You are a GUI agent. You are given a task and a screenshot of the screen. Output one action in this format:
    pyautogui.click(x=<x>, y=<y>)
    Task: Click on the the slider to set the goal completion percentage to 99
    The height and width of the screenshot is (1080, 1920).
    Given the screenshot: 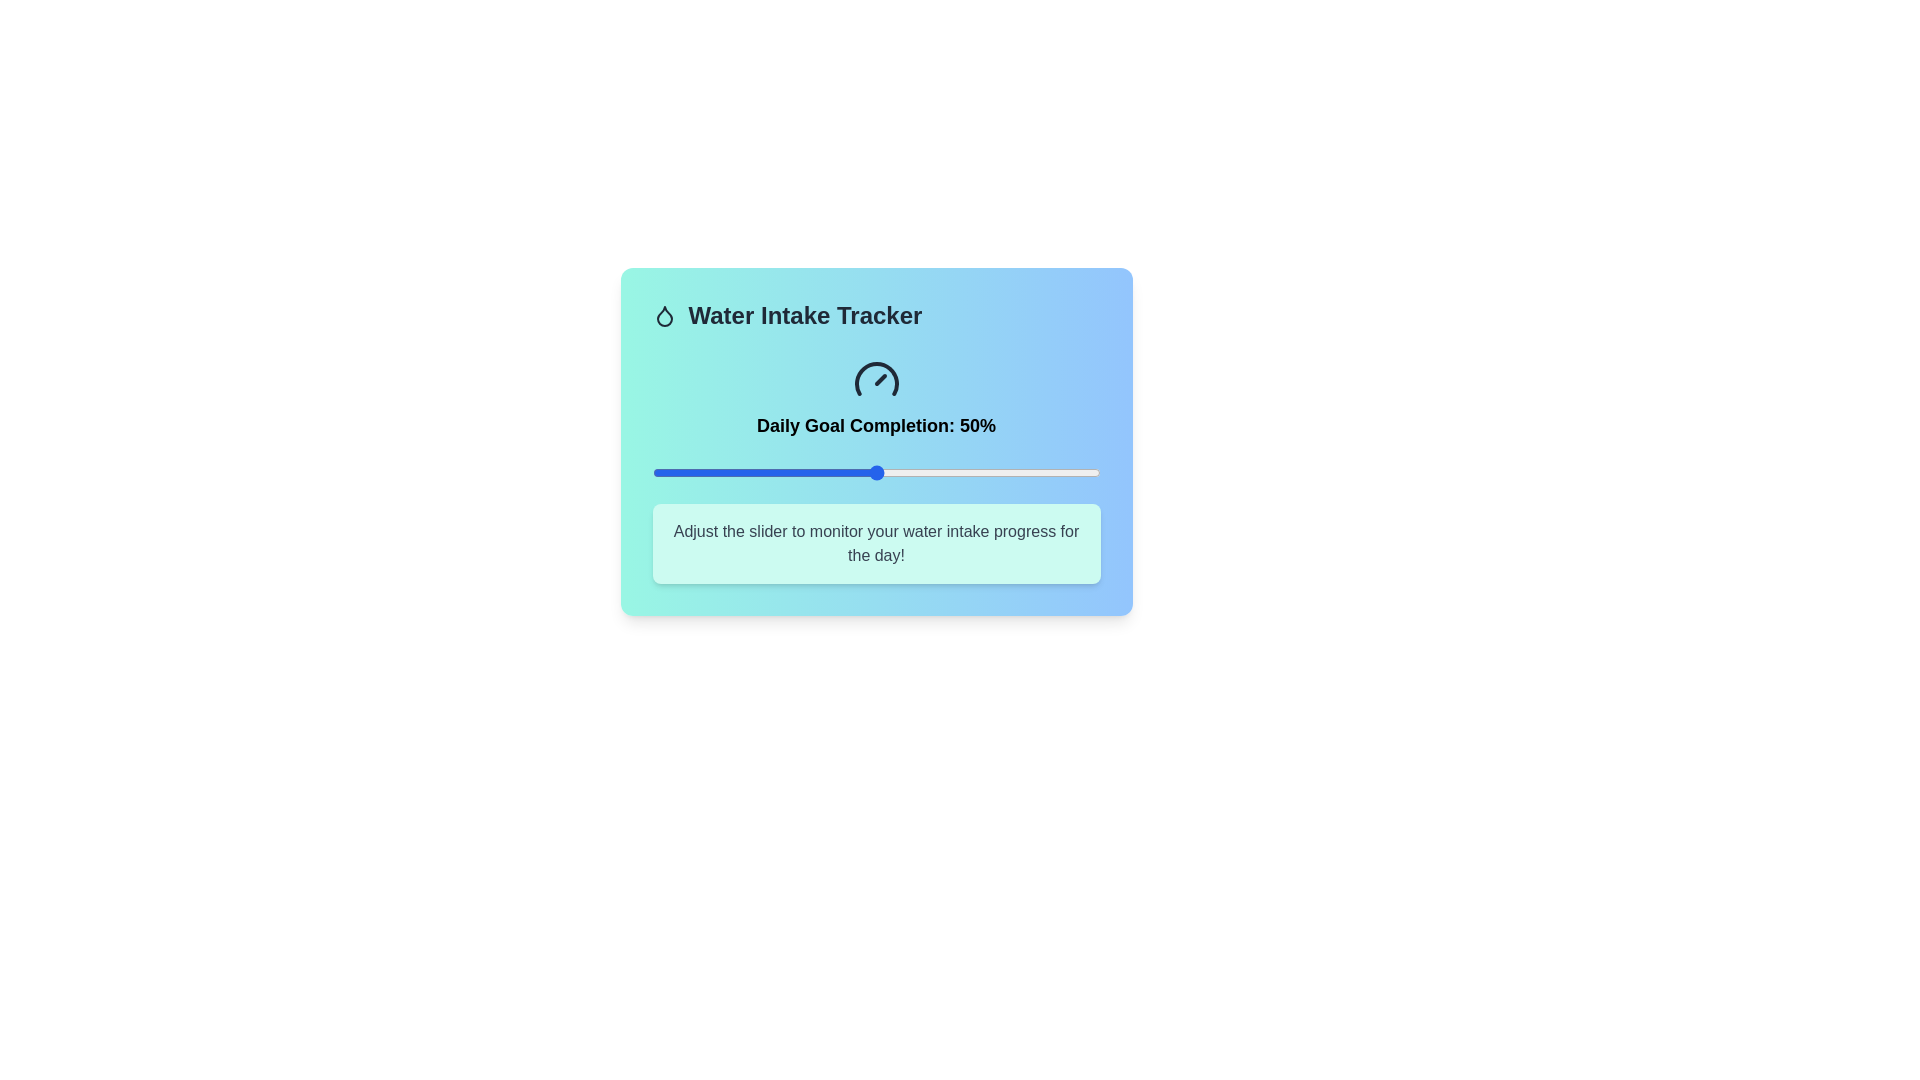 What is the action you would take?
    pyautogui.click(x=1094, y=473)
    